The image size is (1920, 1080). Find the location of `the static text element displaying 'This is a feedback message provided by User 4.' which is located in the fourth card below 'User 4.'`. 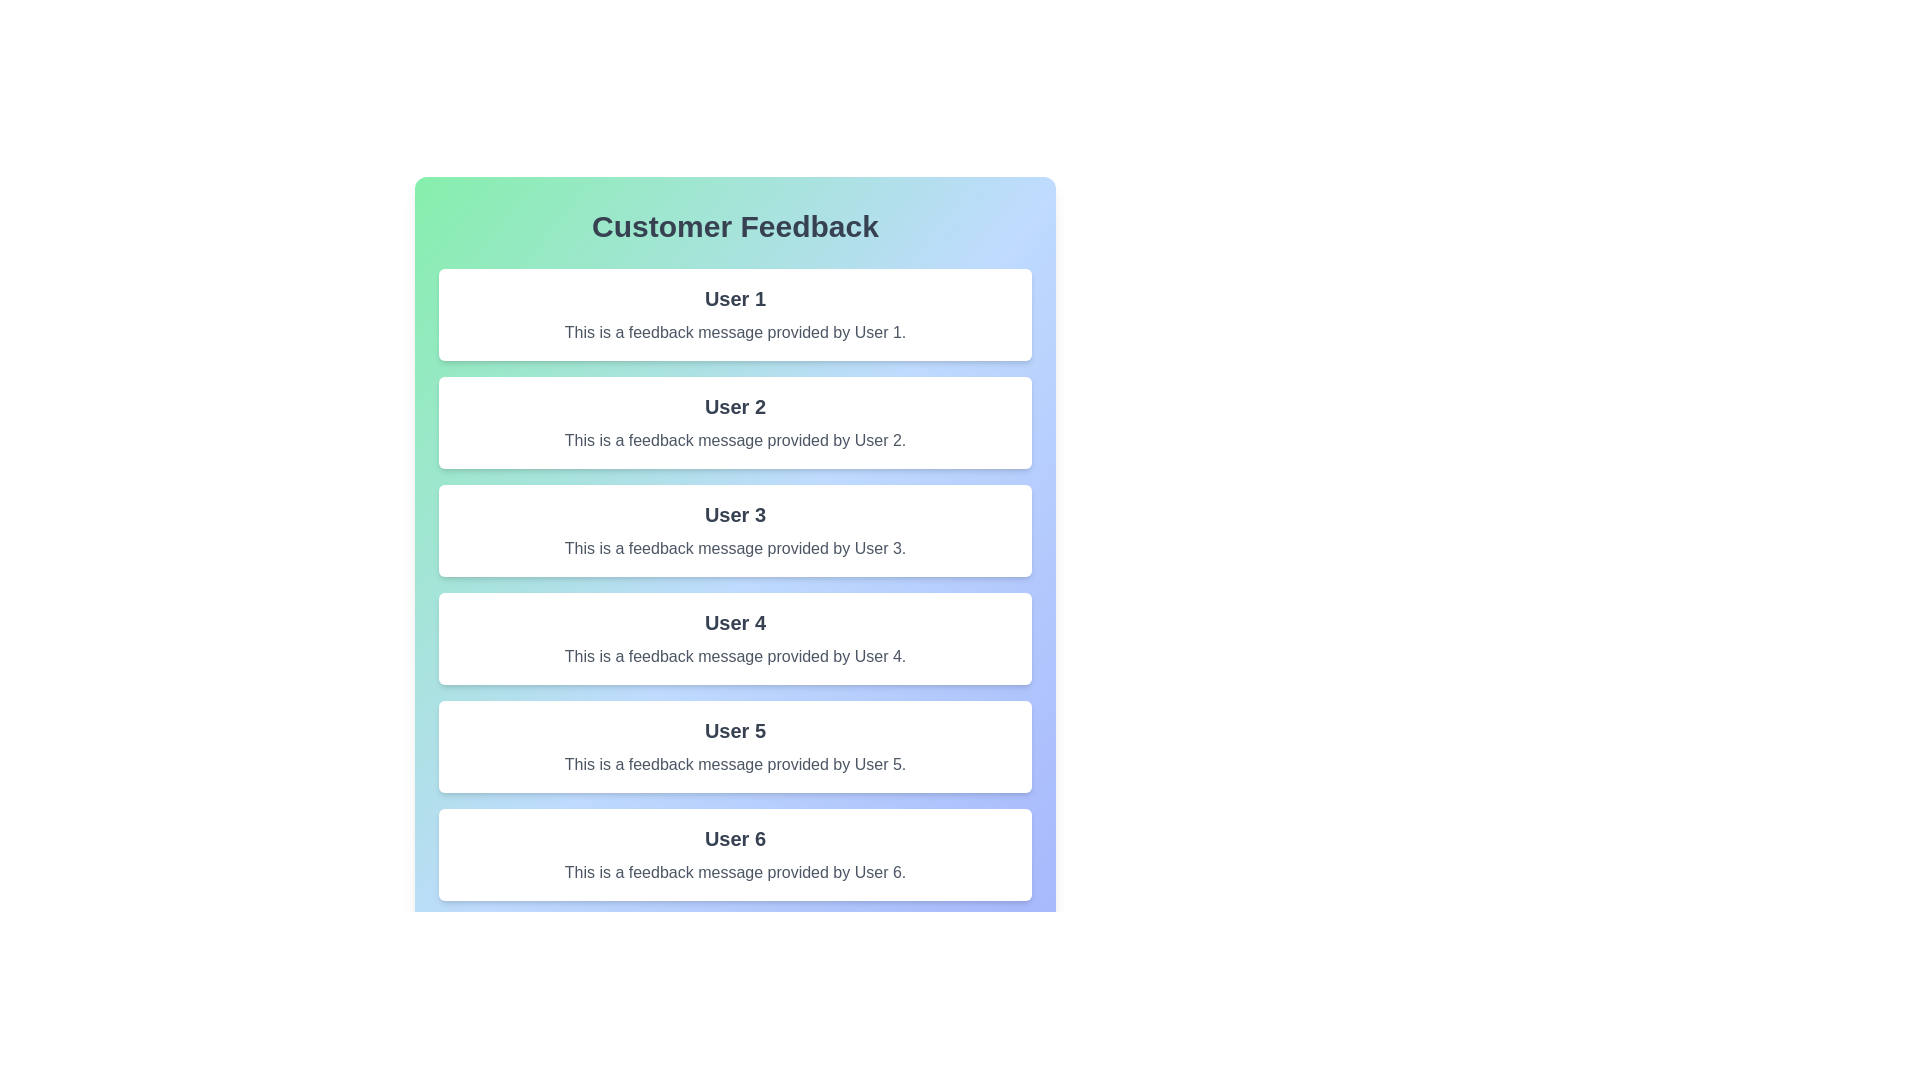

the static text element displaying 'This is a feedback message provided by User 4.' which is located in the fourth card below 'User 4.' is located at coordinates (734, 656).